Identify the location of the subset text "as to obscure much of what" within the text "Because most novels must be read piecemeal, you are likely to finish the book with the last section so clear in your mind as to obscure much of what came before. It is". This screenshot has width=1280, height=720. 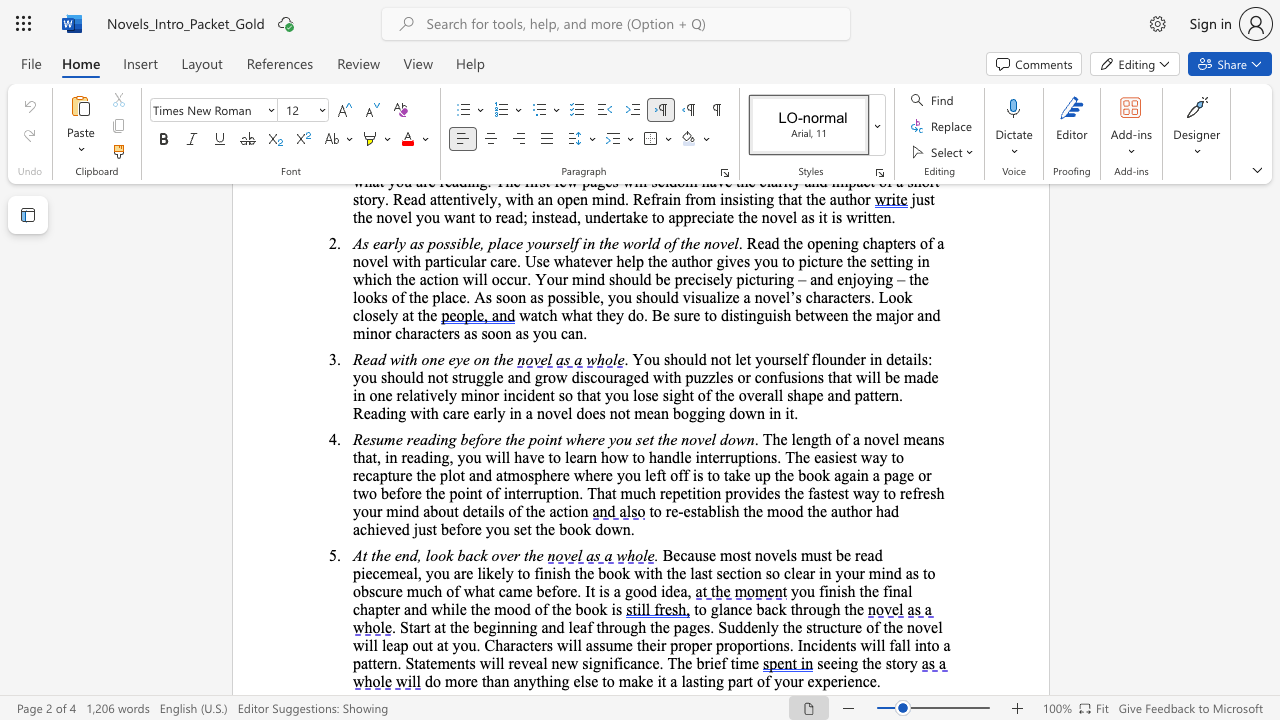
(904, 573).